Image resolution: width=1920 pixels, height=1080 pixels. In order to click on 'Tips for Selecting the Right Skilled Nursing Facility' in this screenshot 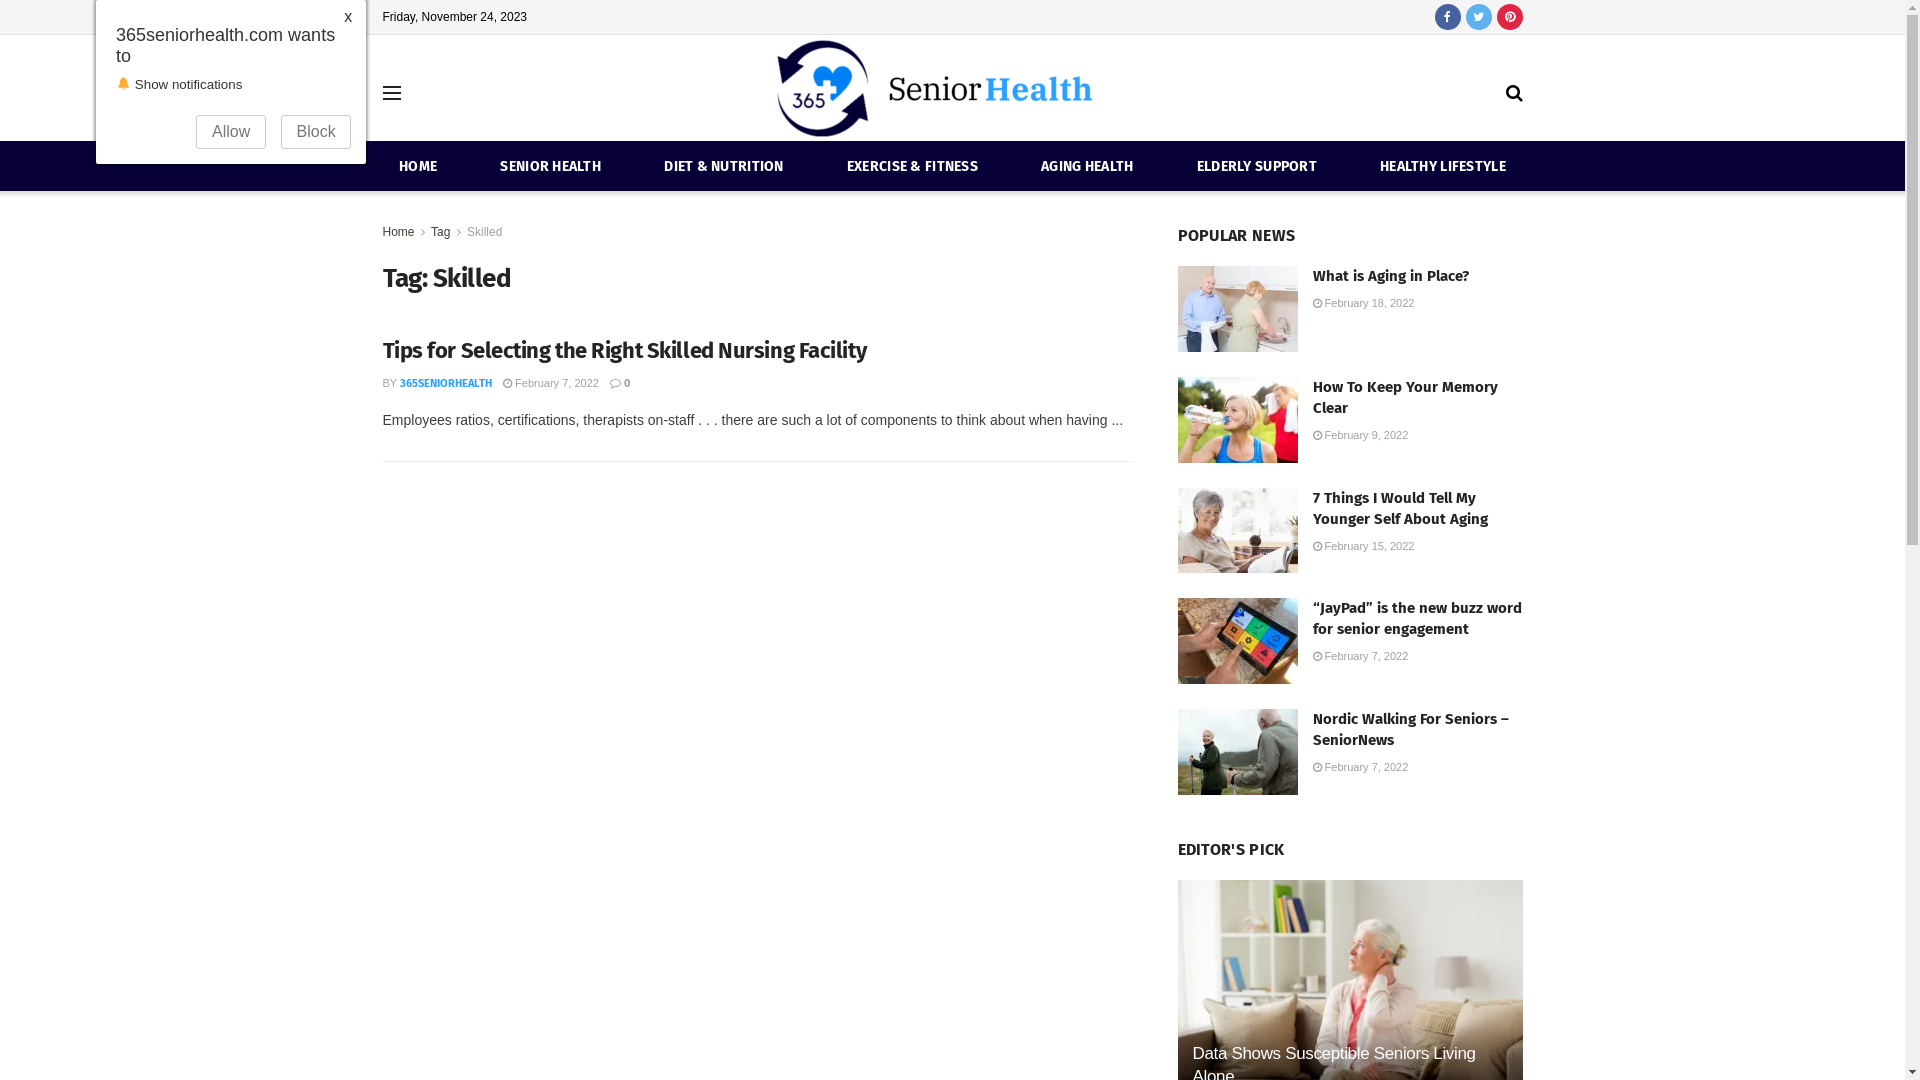, I will do `click(623, 349)`.